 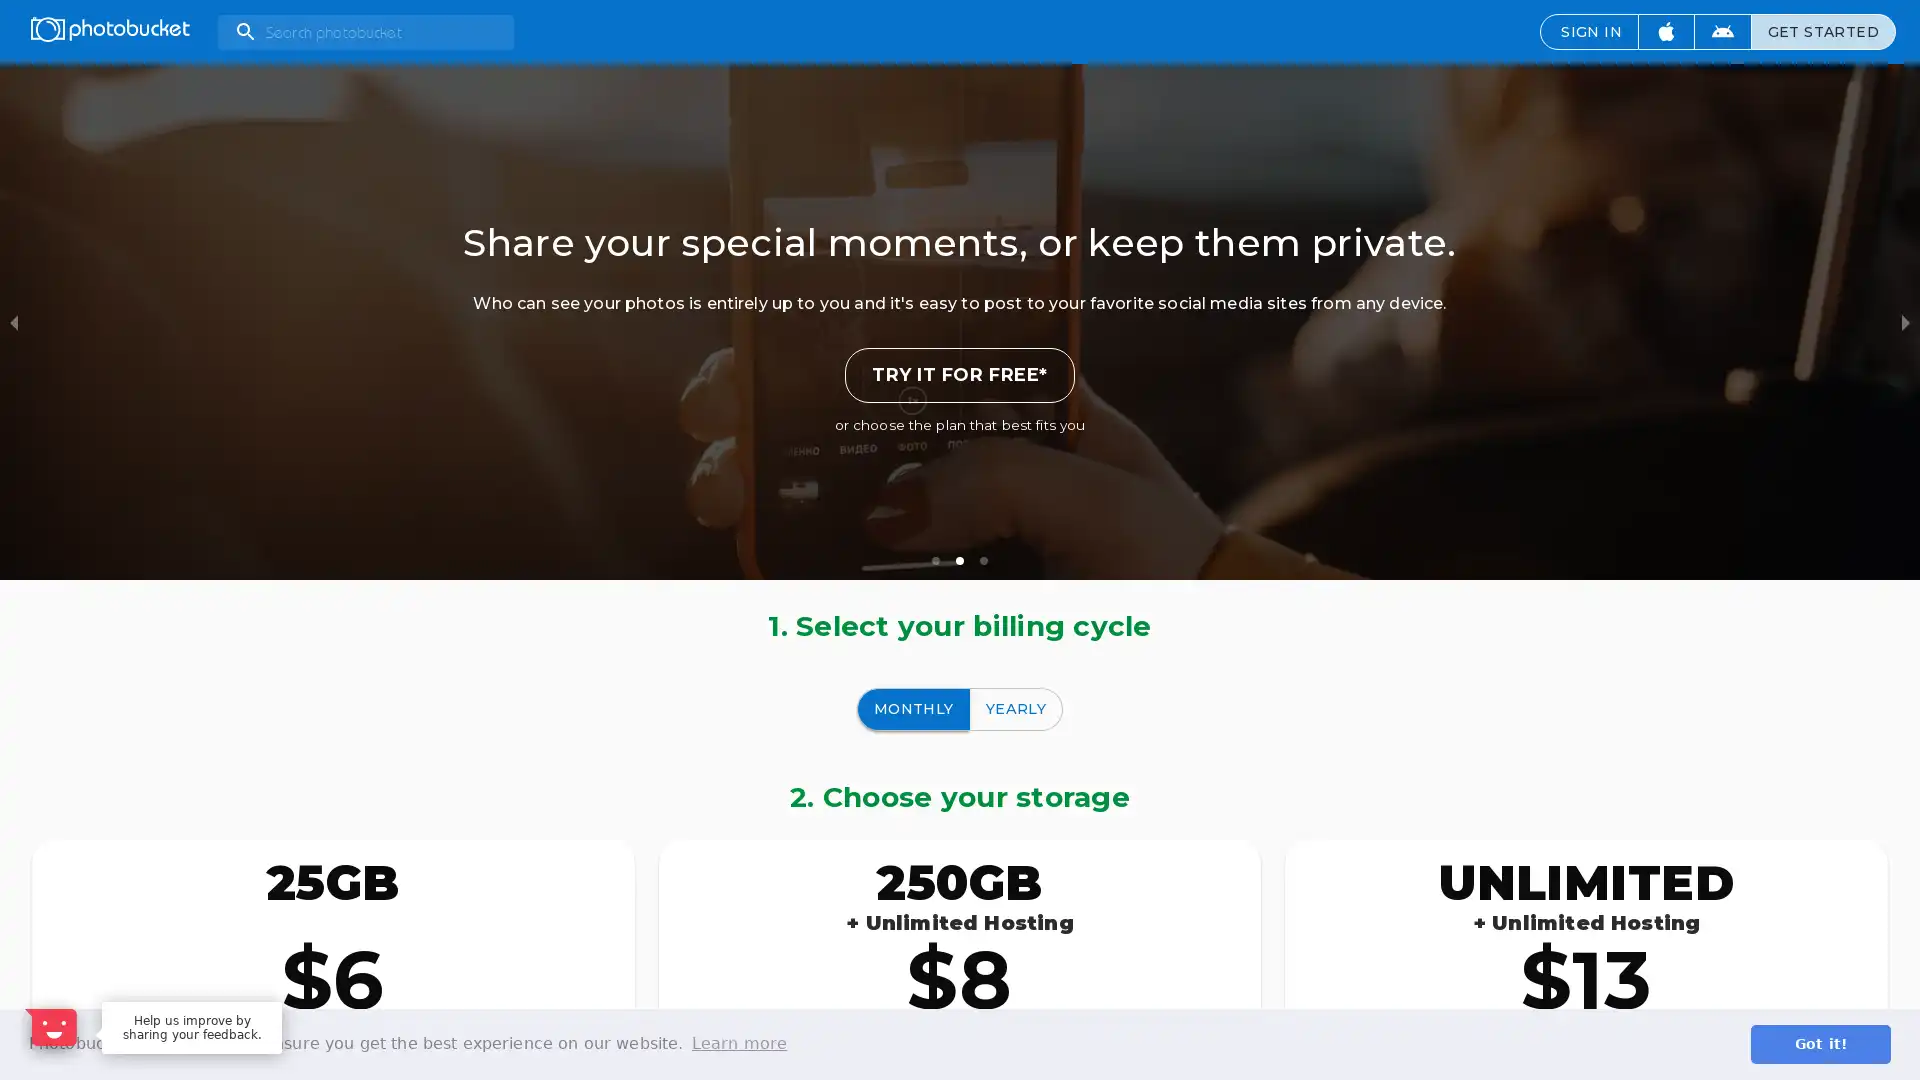 I want to click on slide item 2, so click(x=960, y=559).